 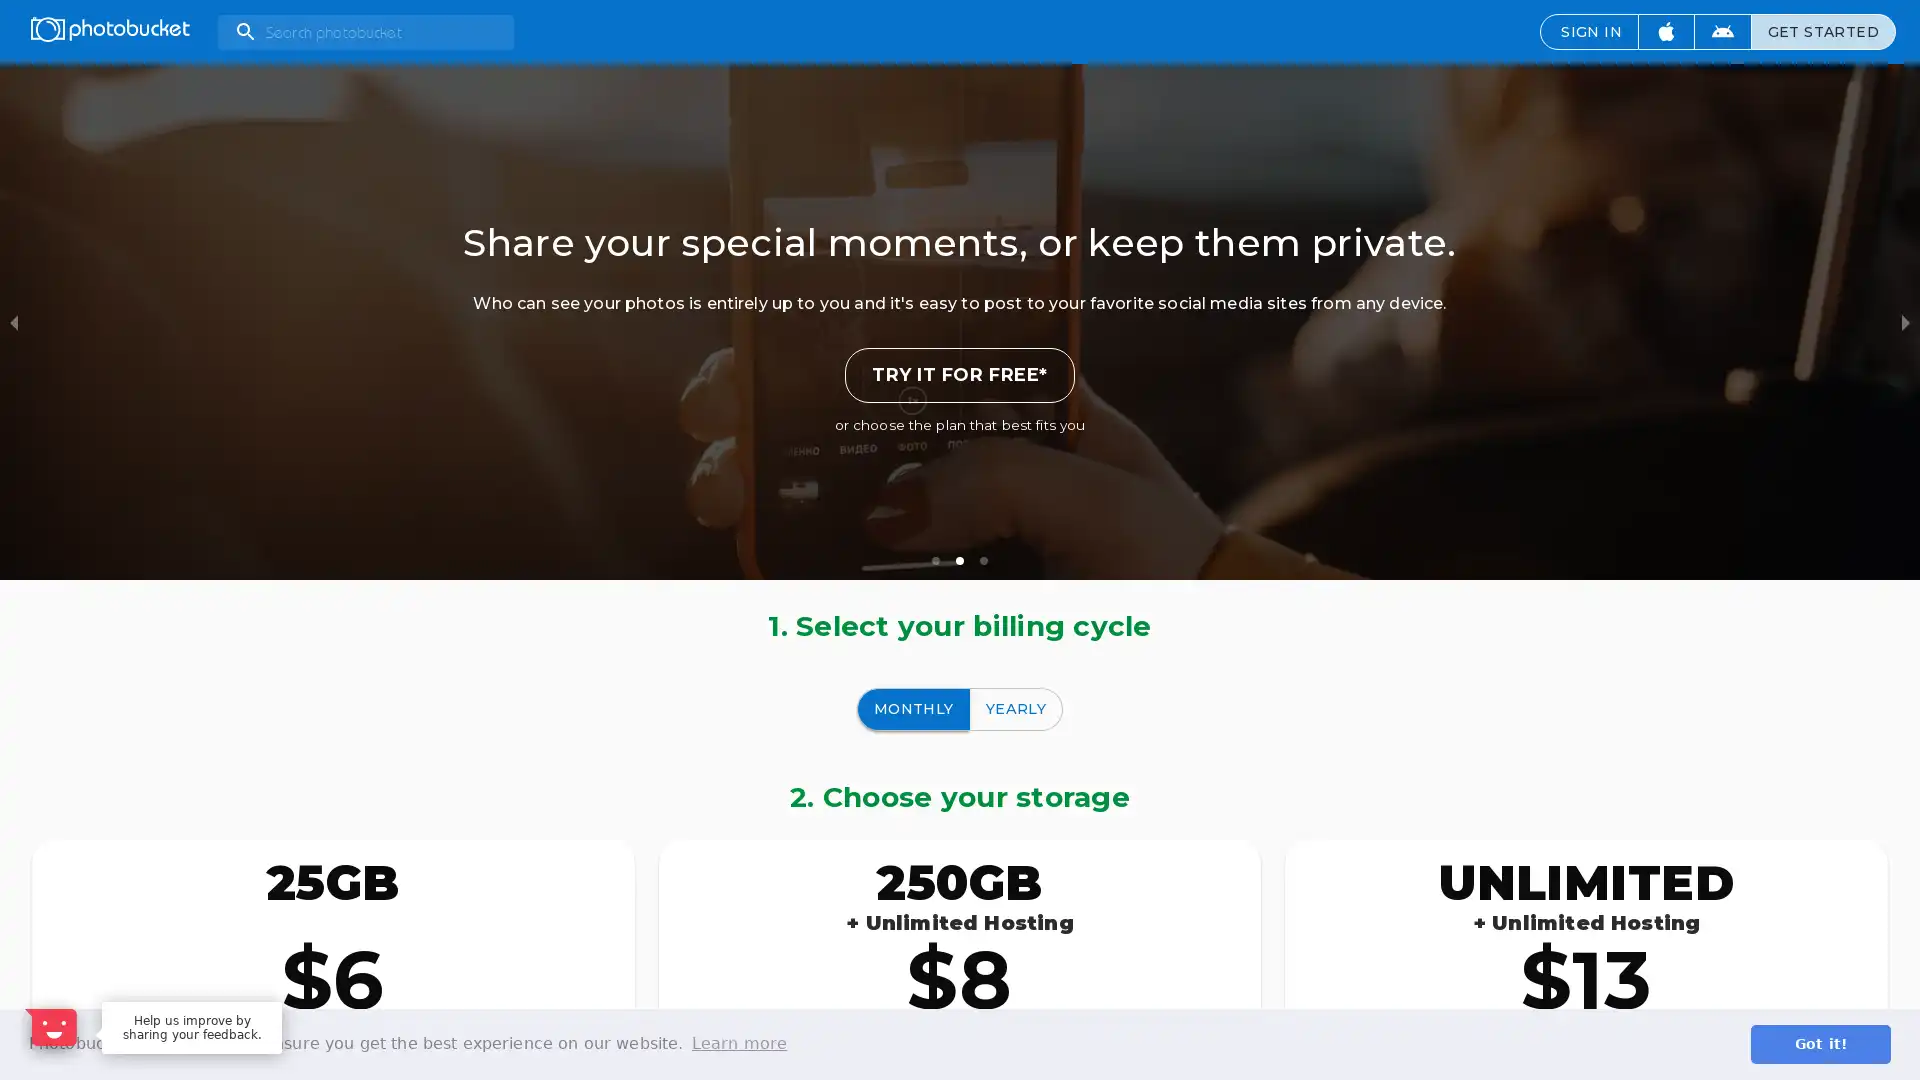 I want to click on slide item 2, so click(x=960, y=559).